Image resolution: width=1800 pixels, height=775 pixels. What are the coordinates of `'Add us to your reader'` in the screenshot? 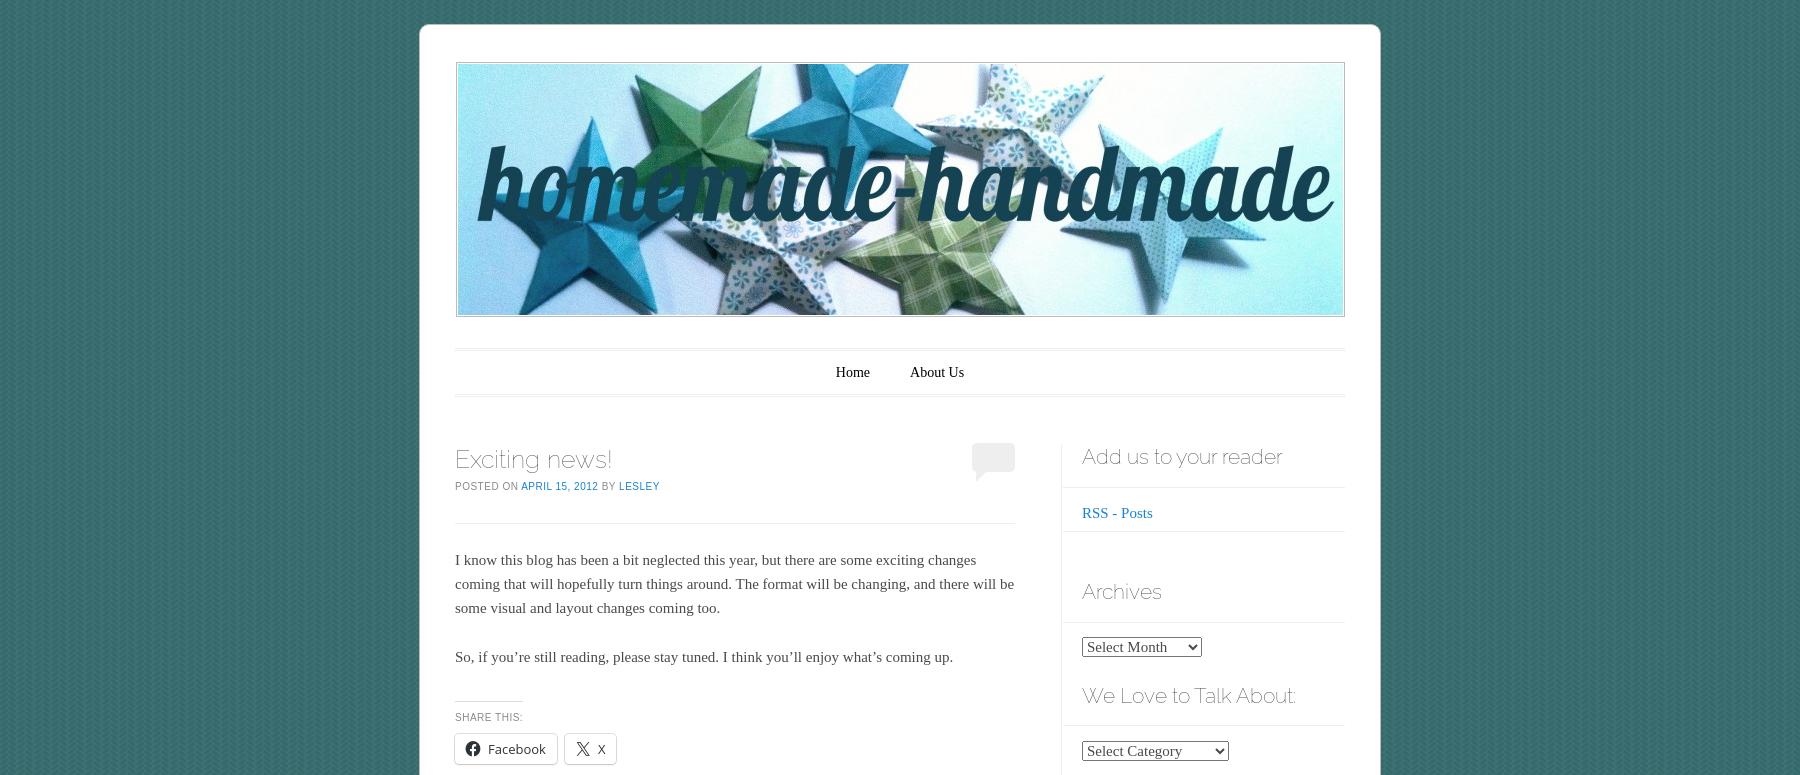 It's located at (1180, 456).